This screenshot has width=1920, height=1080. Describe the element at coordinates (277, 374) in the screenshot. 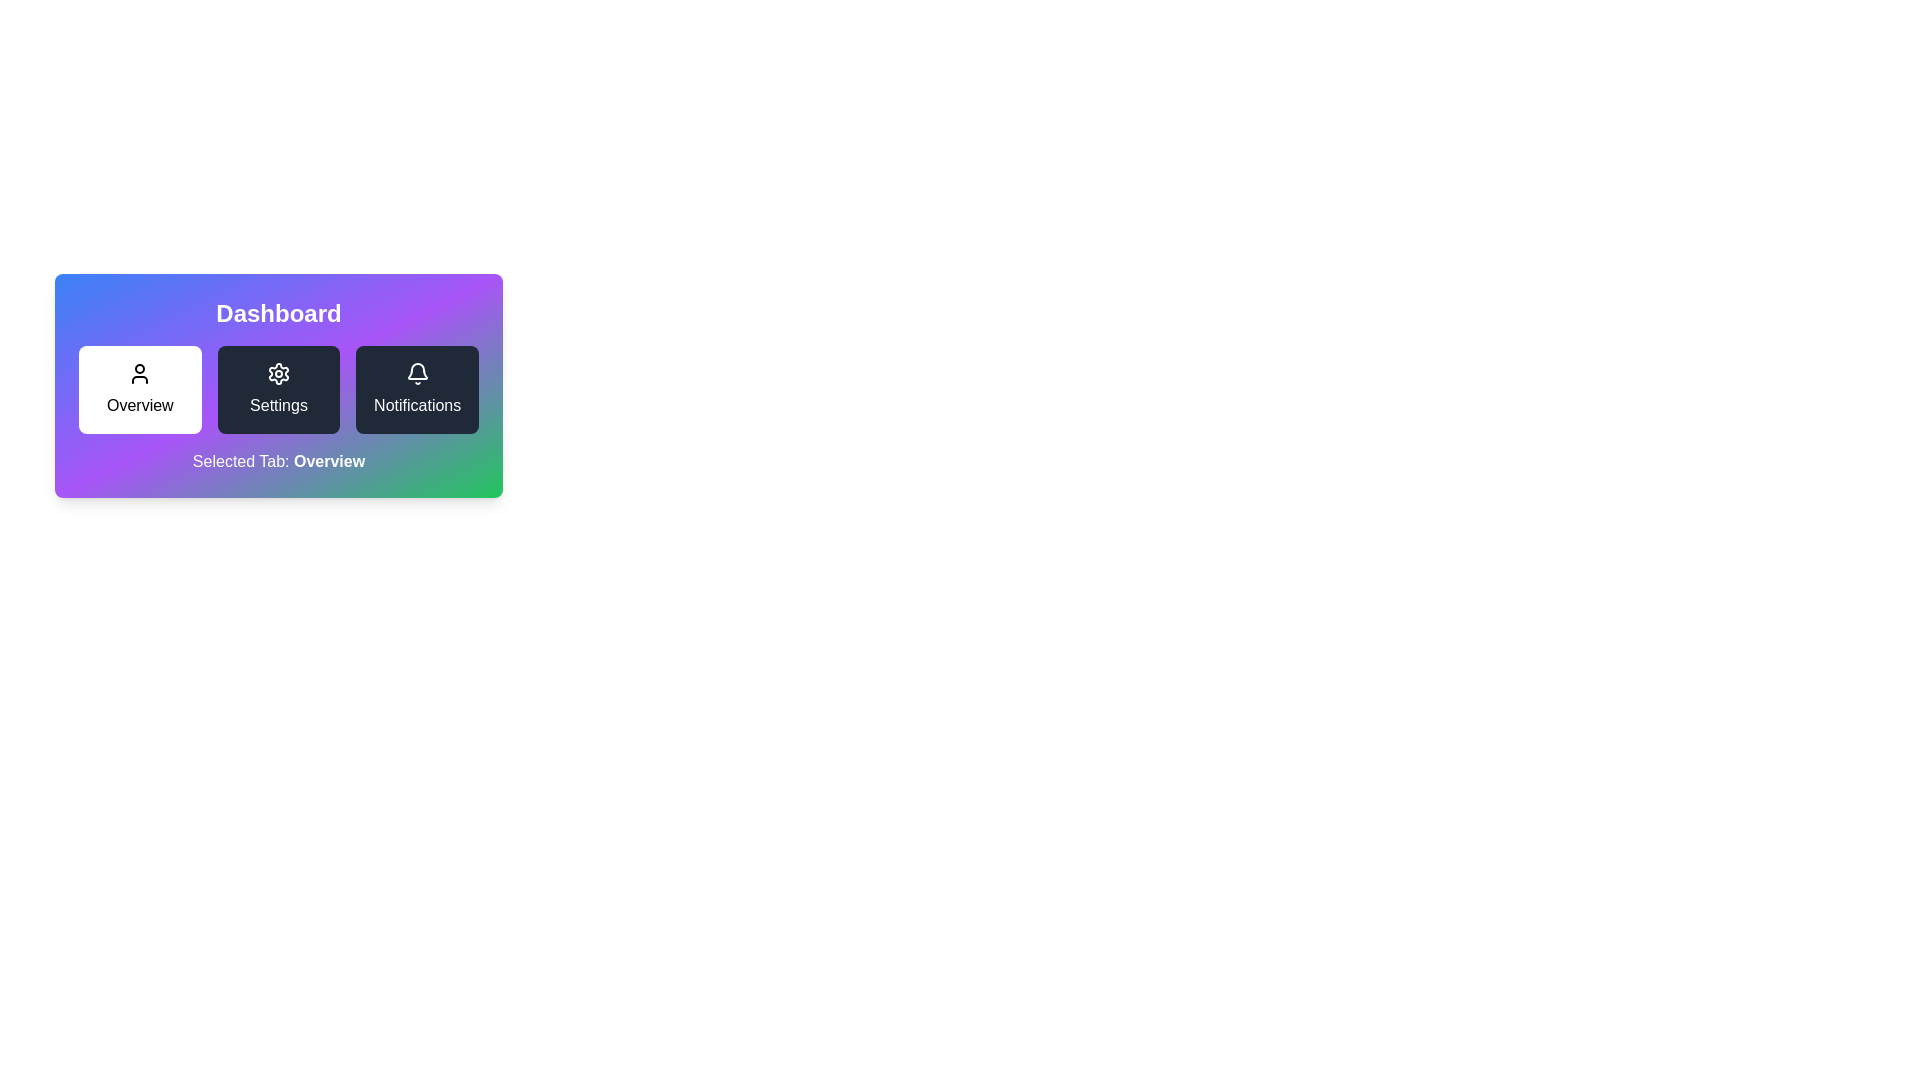

I see `the configuration icon resembling a gear located in the middle tab labeled 'Settings' in the main navigation bar` at that location.